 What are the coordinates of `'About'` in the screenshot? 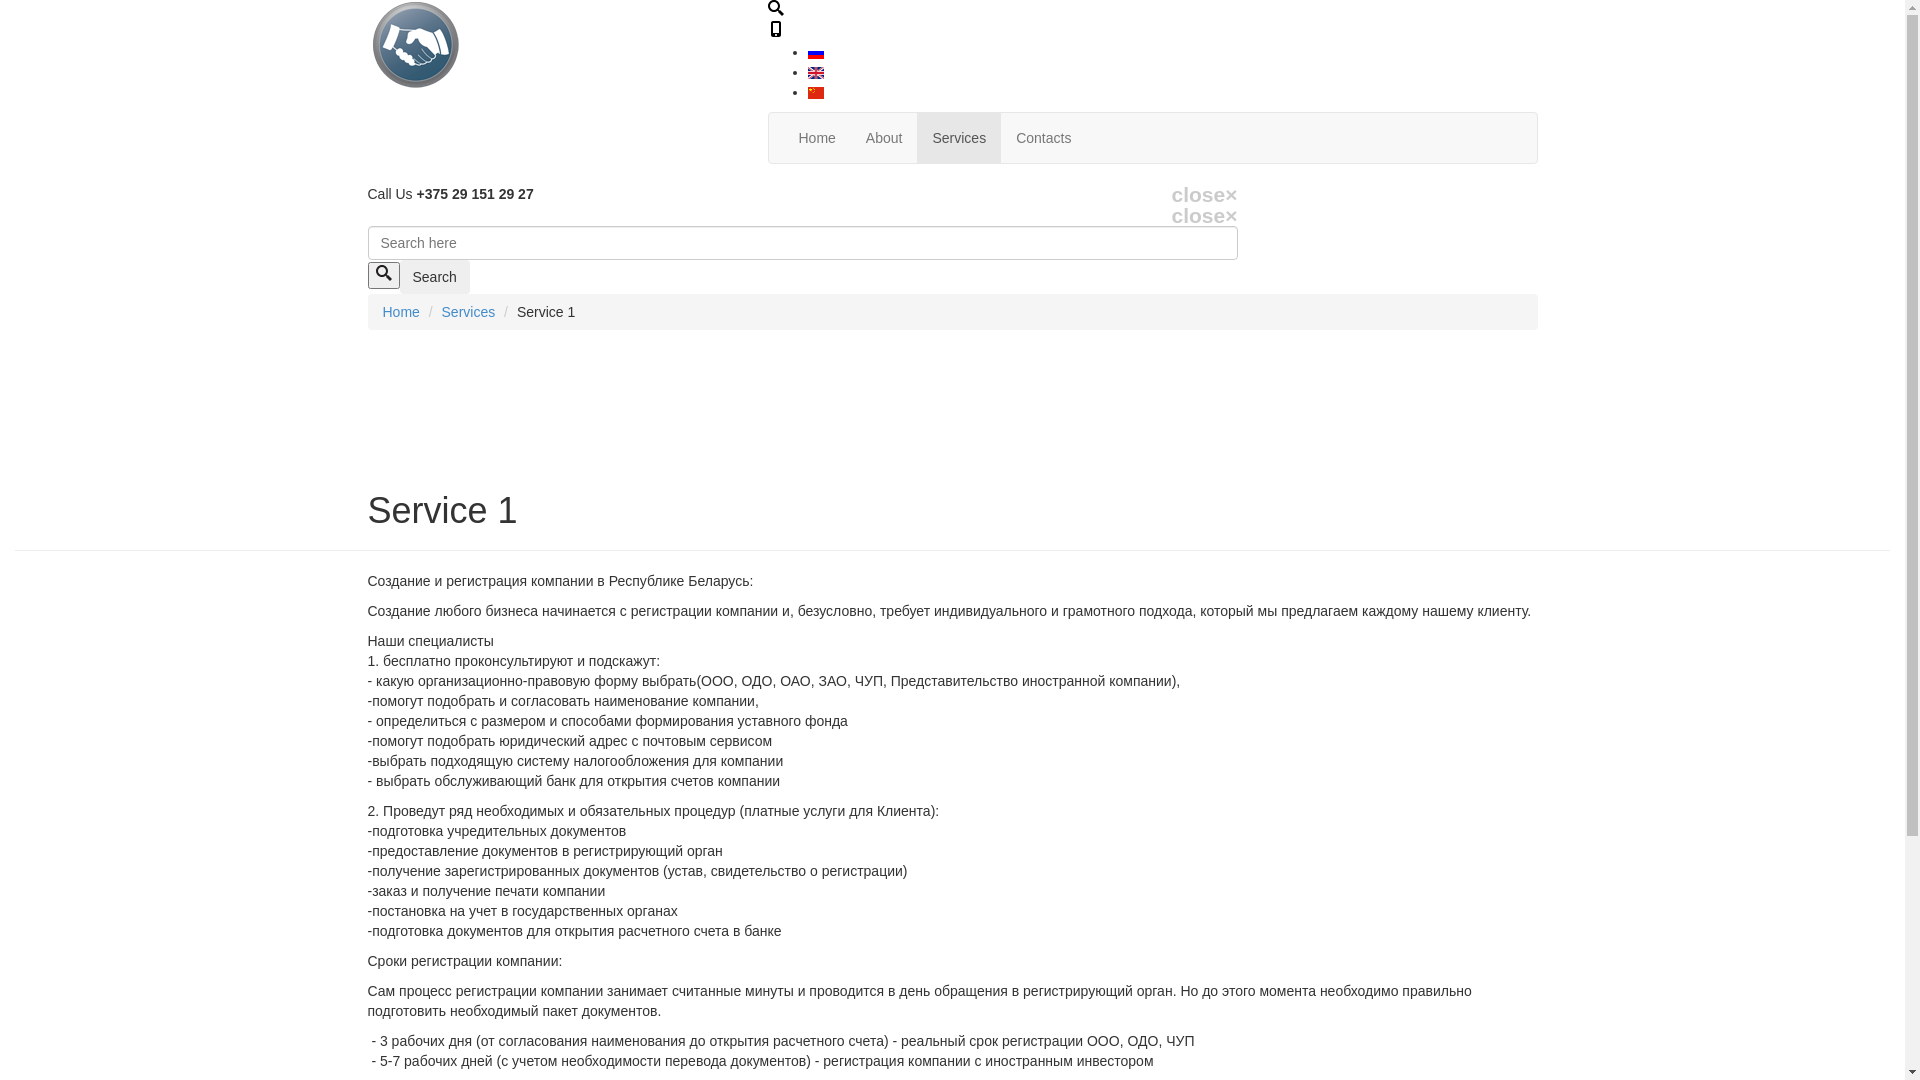 It's located at (883, 137).